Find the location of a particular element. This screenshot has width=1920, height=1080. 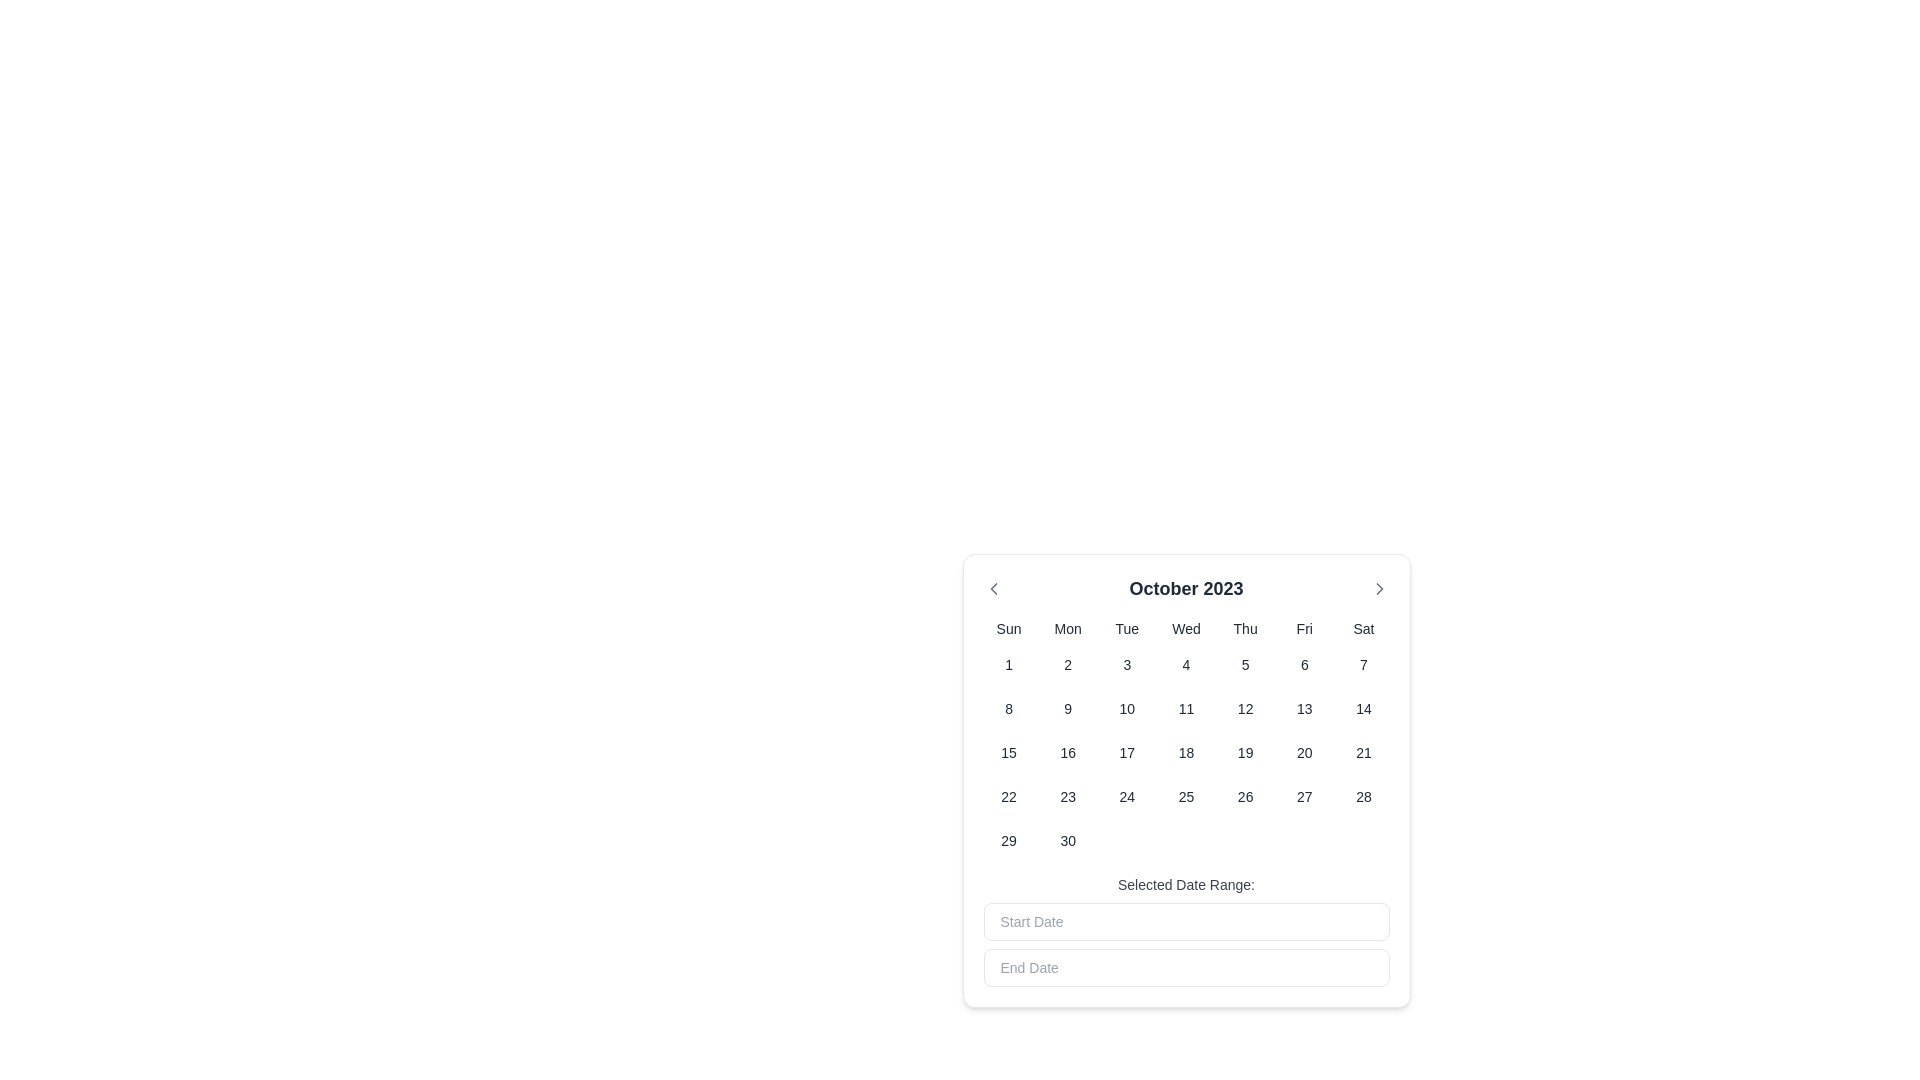

the text label 'Wed' in the header row of the calendar view, which is formatted with center alignment and medium font weight is located at coordinates (1186, 627).